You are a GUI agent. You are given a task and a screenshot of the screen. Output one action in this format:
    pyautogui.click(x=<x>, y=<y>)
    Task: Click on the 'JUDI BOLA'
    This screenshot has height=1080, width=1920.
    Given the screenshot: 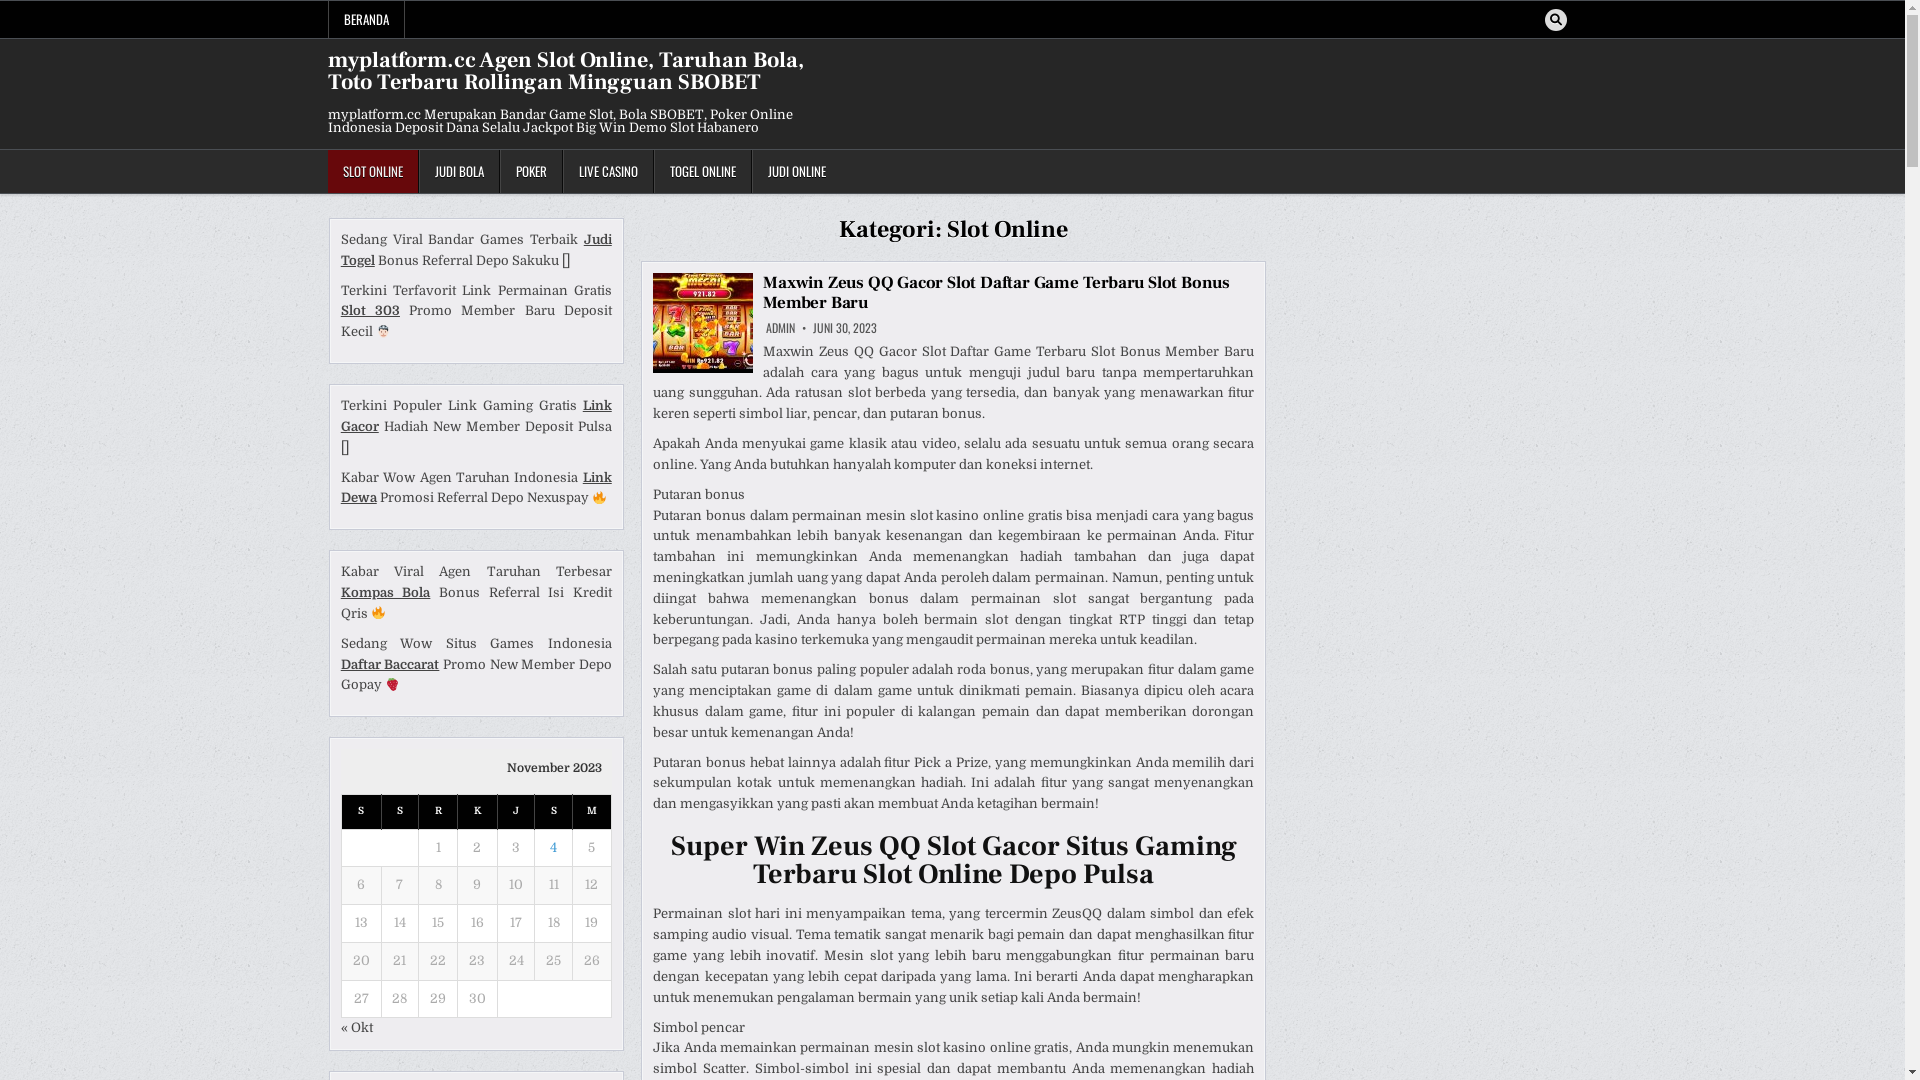 What is the action you would take?
    pyautogui.click(x=416, y=170)
    